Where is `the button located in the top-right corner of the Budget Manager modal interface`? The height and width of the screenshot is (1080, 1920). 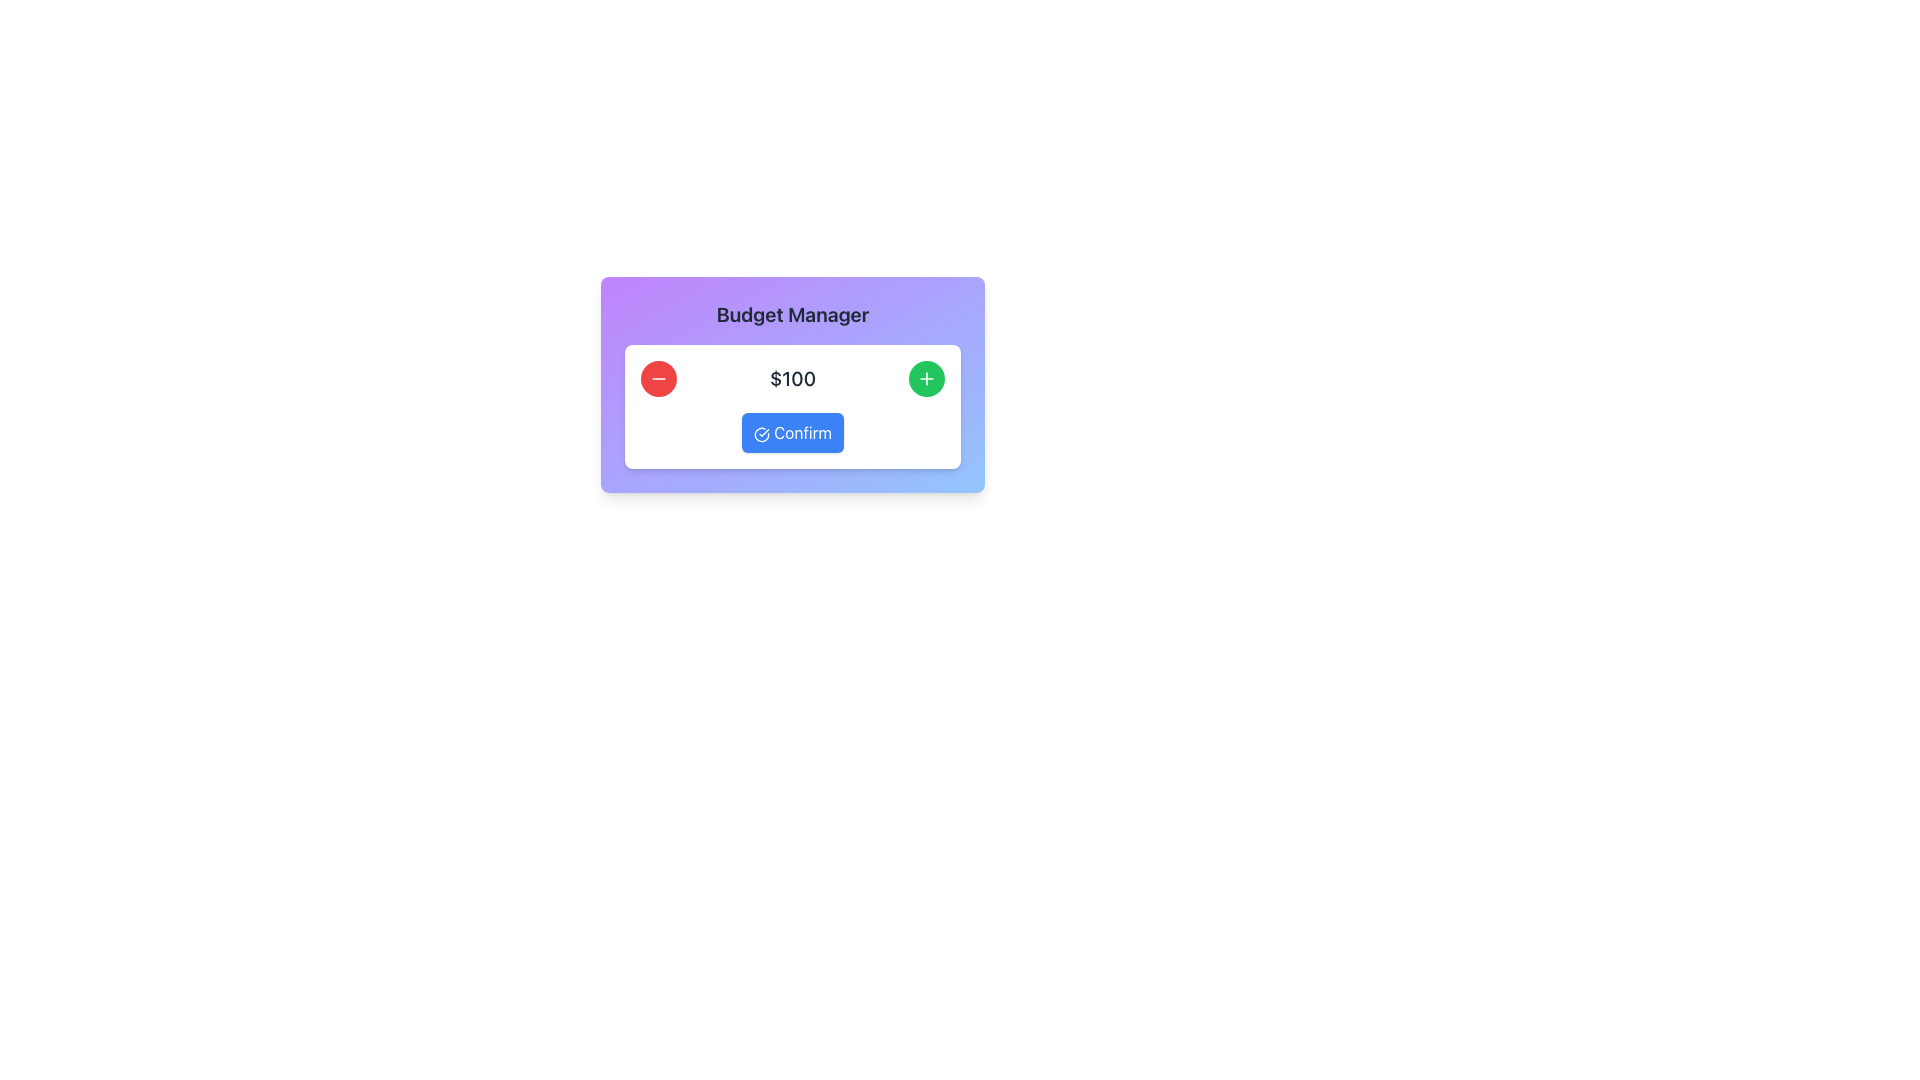 the button located in the top-right corner of the Budget Manager modal interface is located at coordinates (925, 378).